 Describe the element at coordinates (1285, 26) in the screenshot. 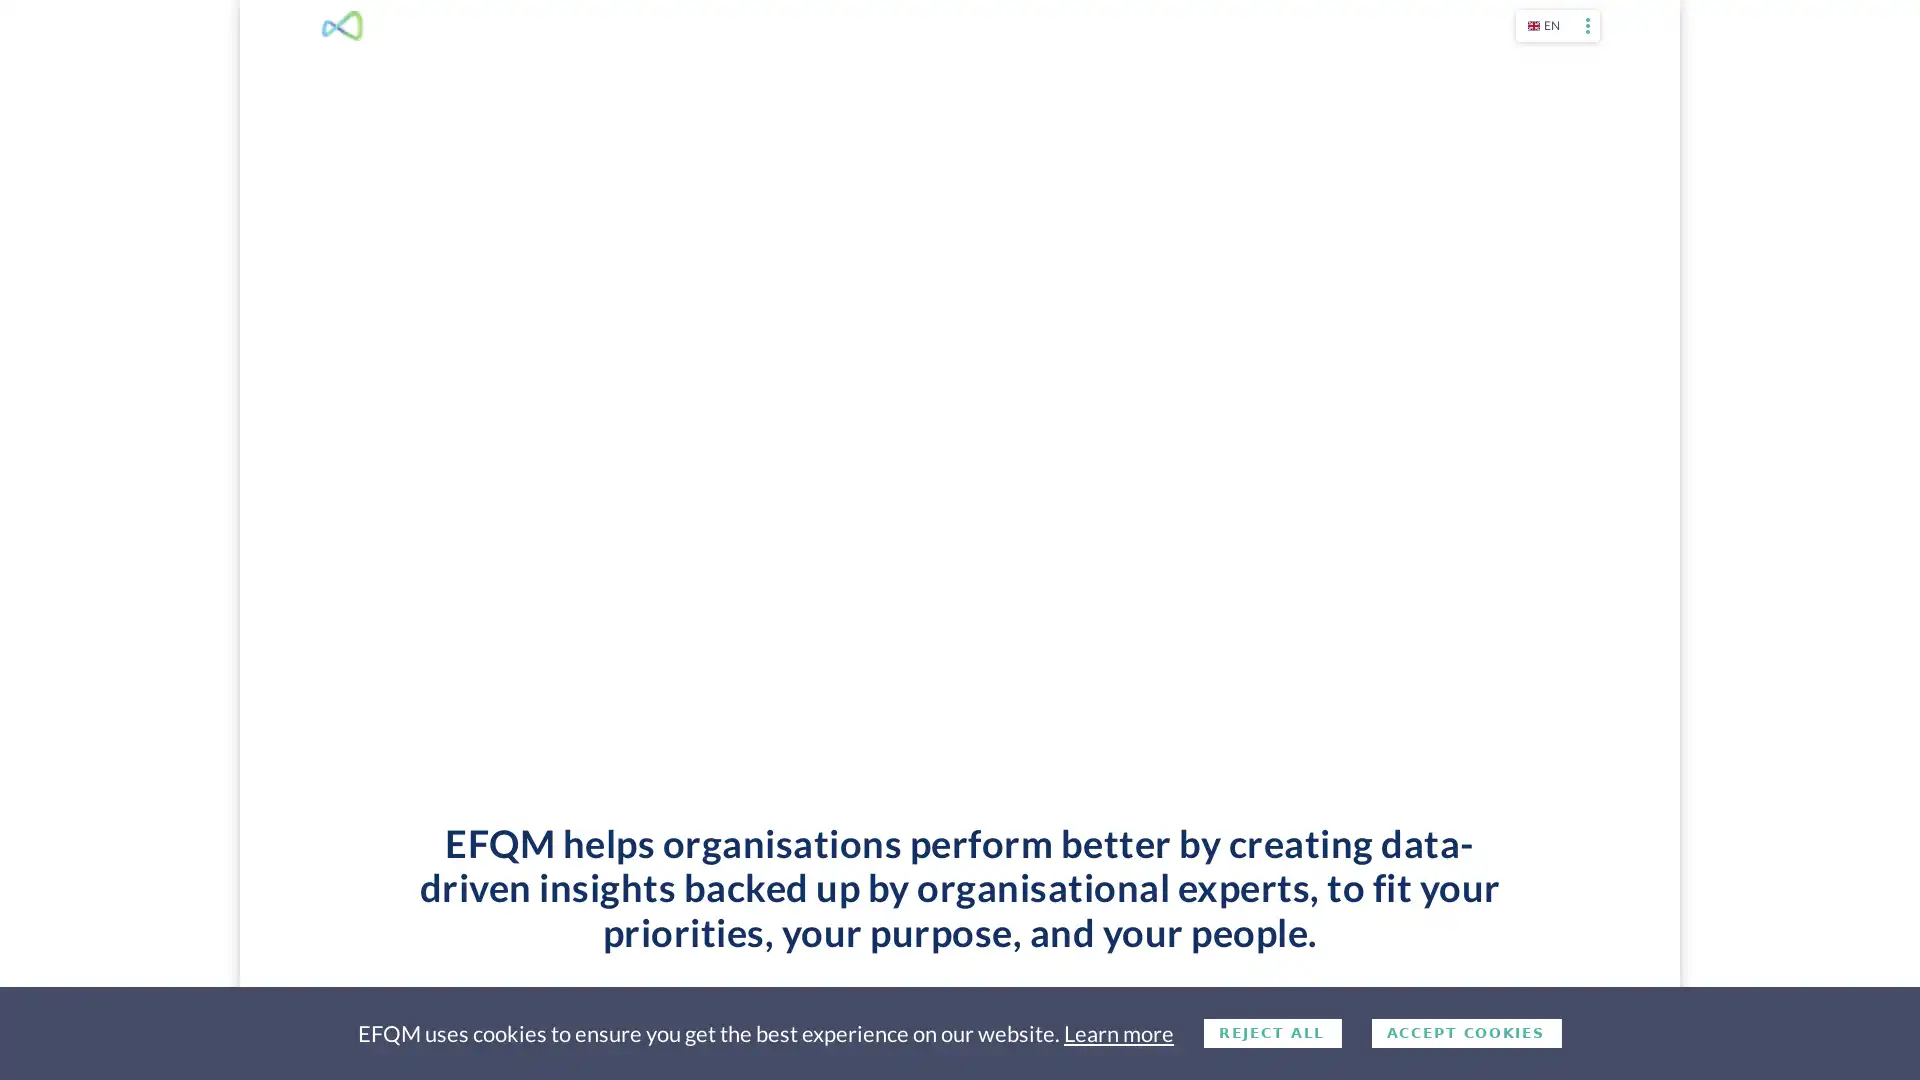

I see `ABOUT` at that location.